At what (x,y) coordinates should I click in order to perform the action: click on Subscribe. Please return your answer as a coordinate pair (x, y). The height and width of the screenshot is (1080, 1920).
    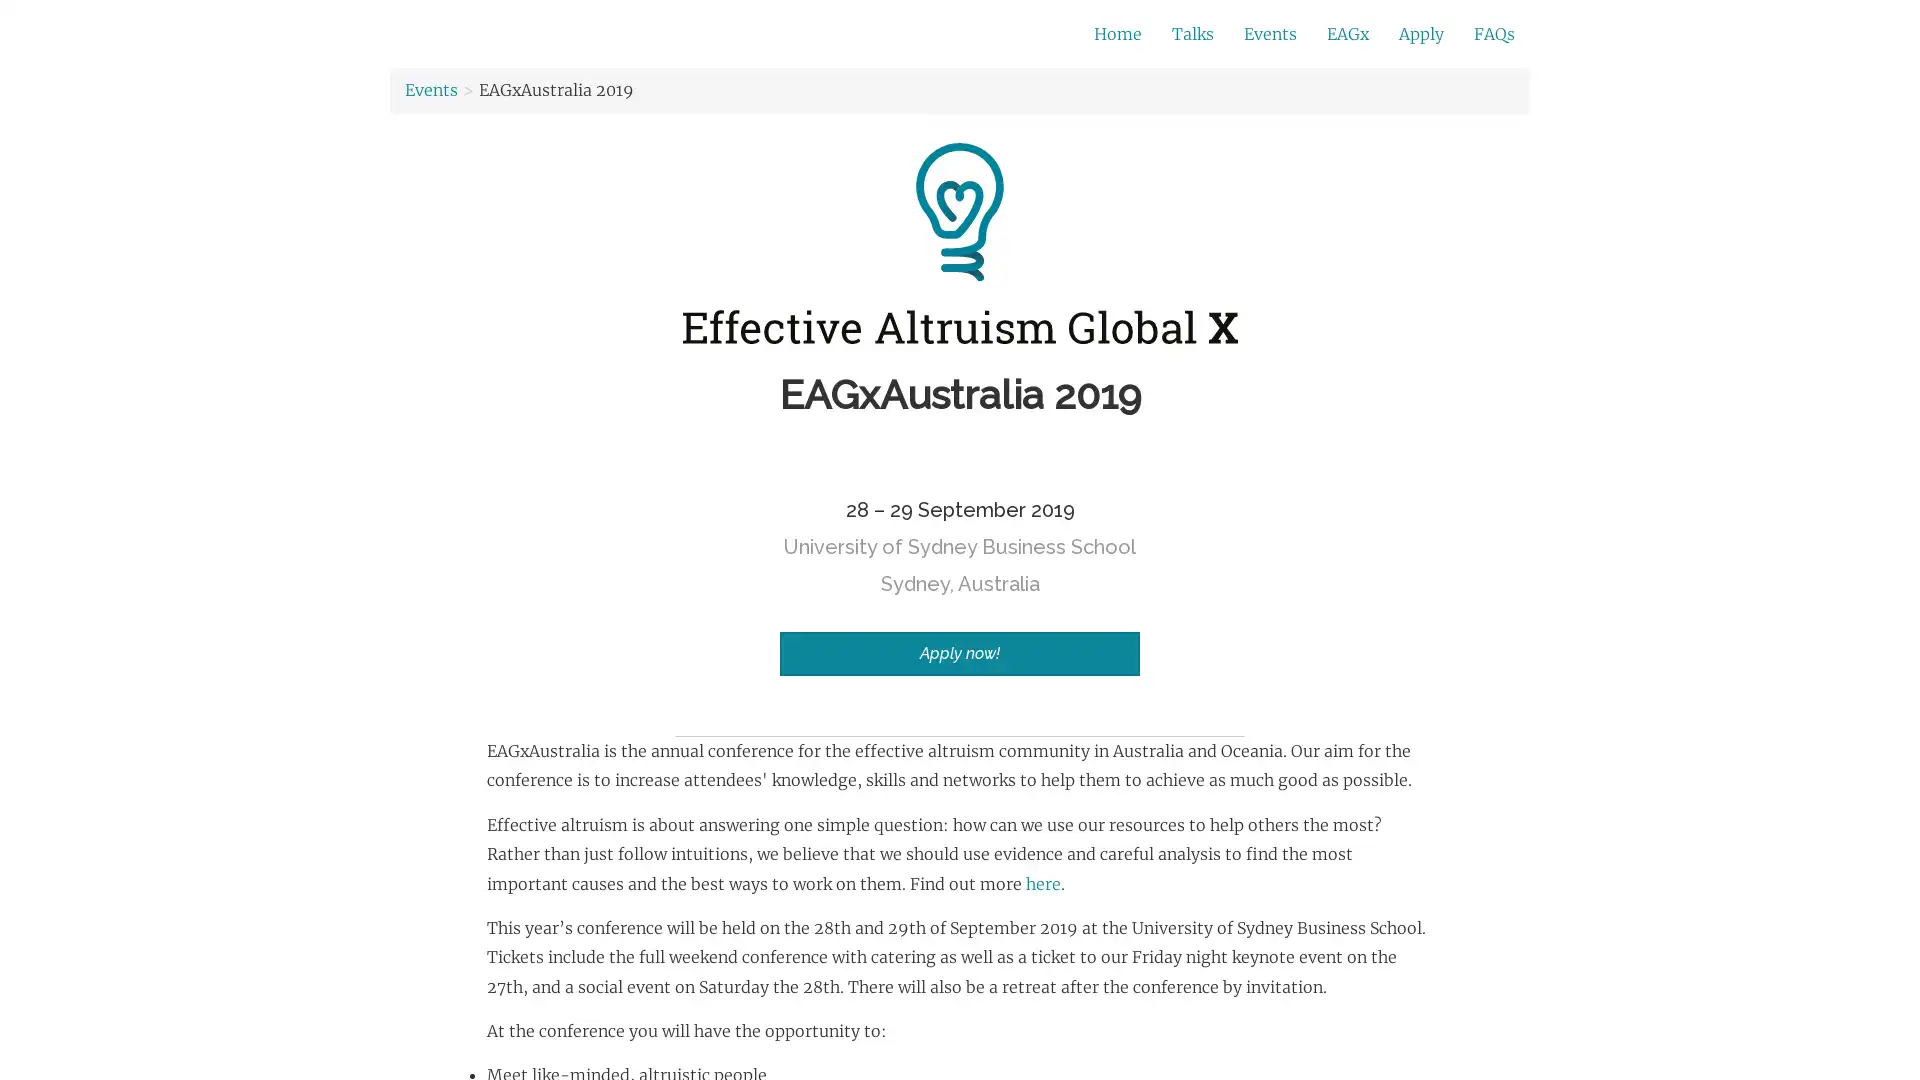
    Looking at the image, I should click on (1237, 35).